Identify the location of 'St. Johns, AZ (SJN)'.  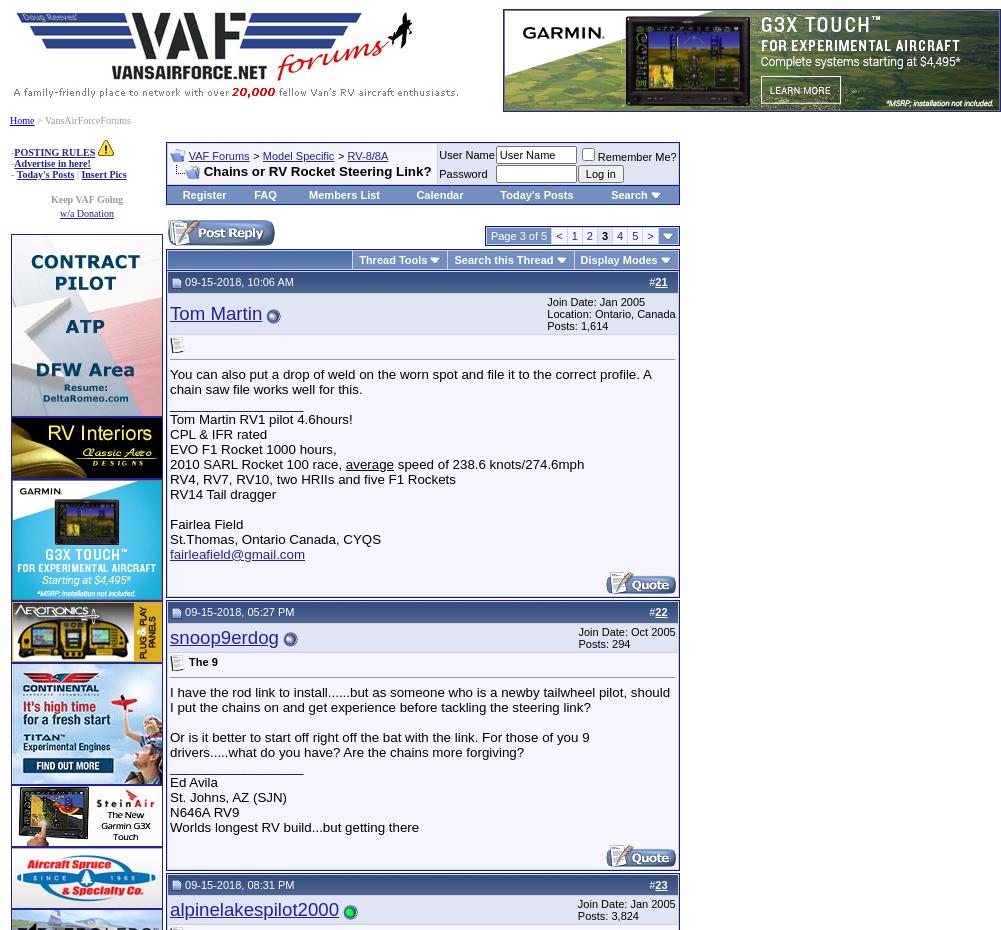
(227, 795).